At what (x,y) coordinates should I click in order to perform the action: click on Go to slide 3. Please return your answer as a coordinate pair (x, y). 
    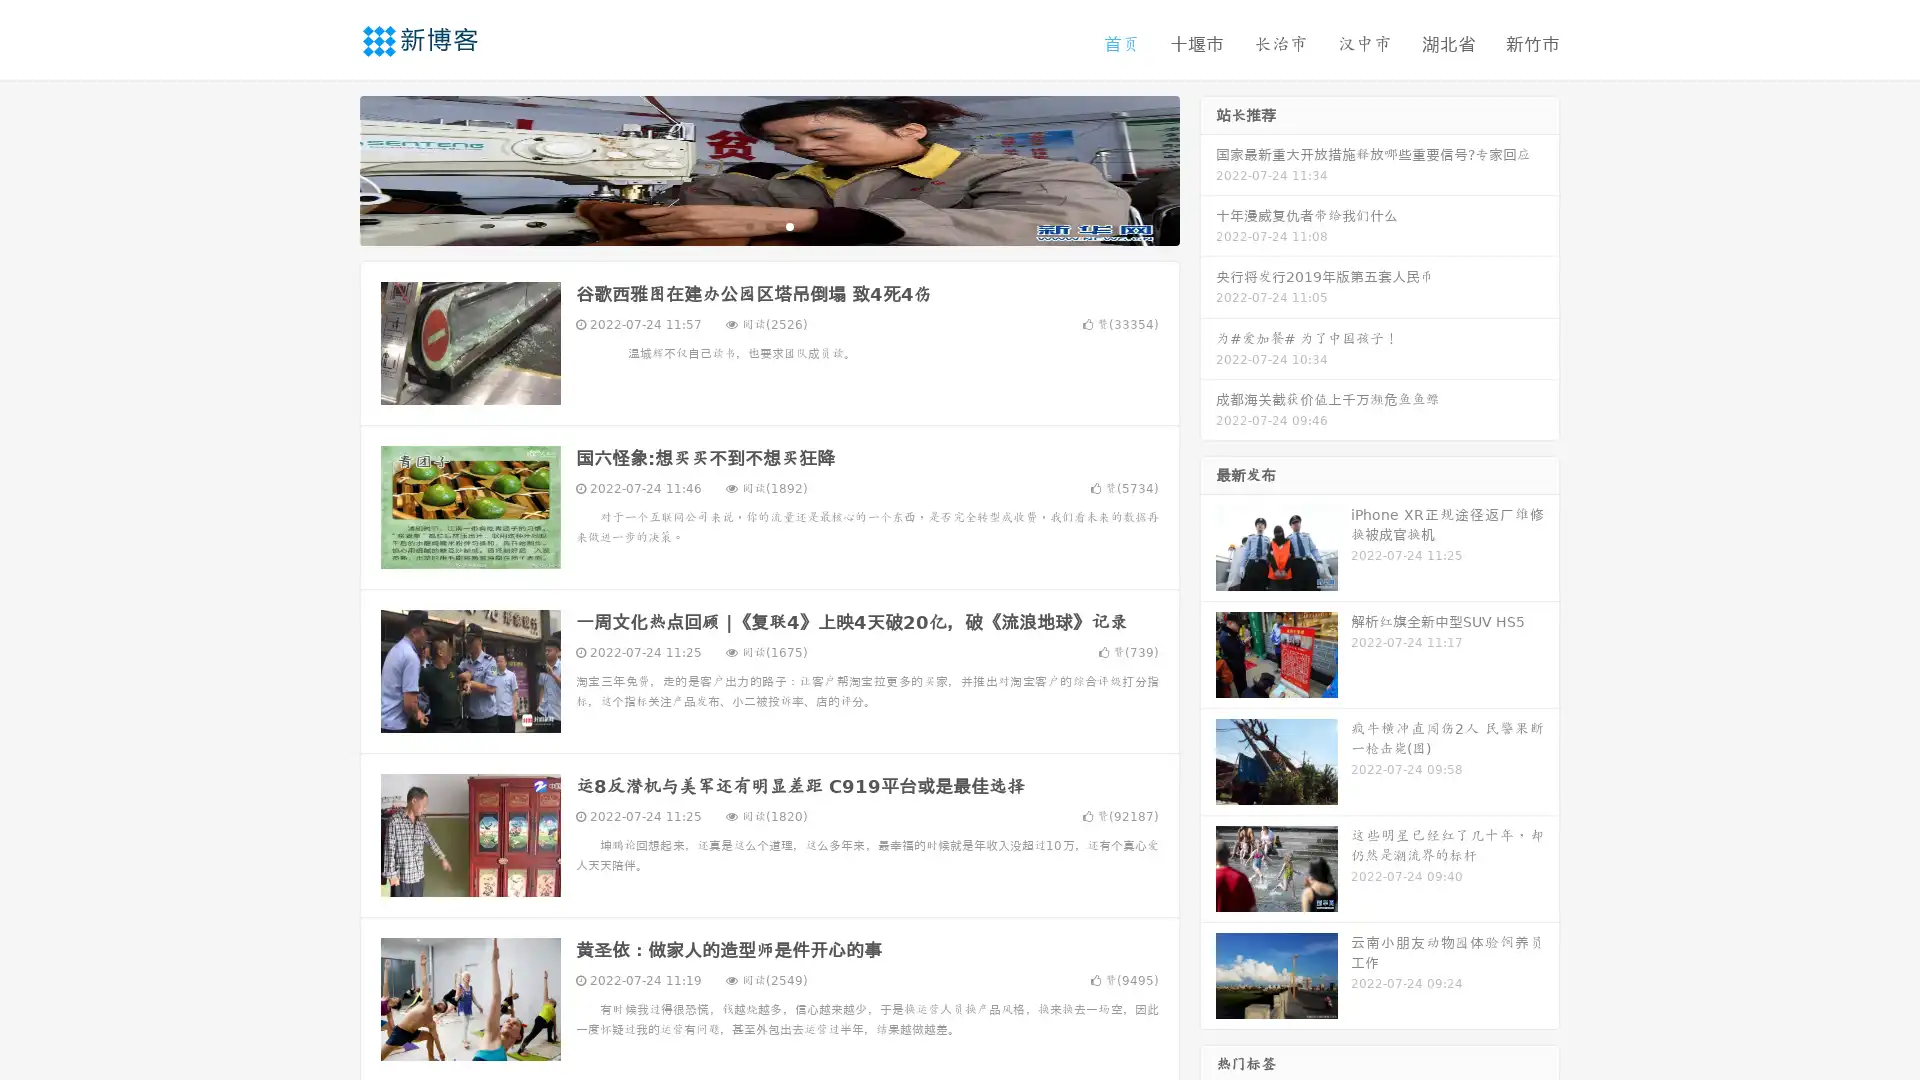
    Looking at the image, I should click on (789, 225).